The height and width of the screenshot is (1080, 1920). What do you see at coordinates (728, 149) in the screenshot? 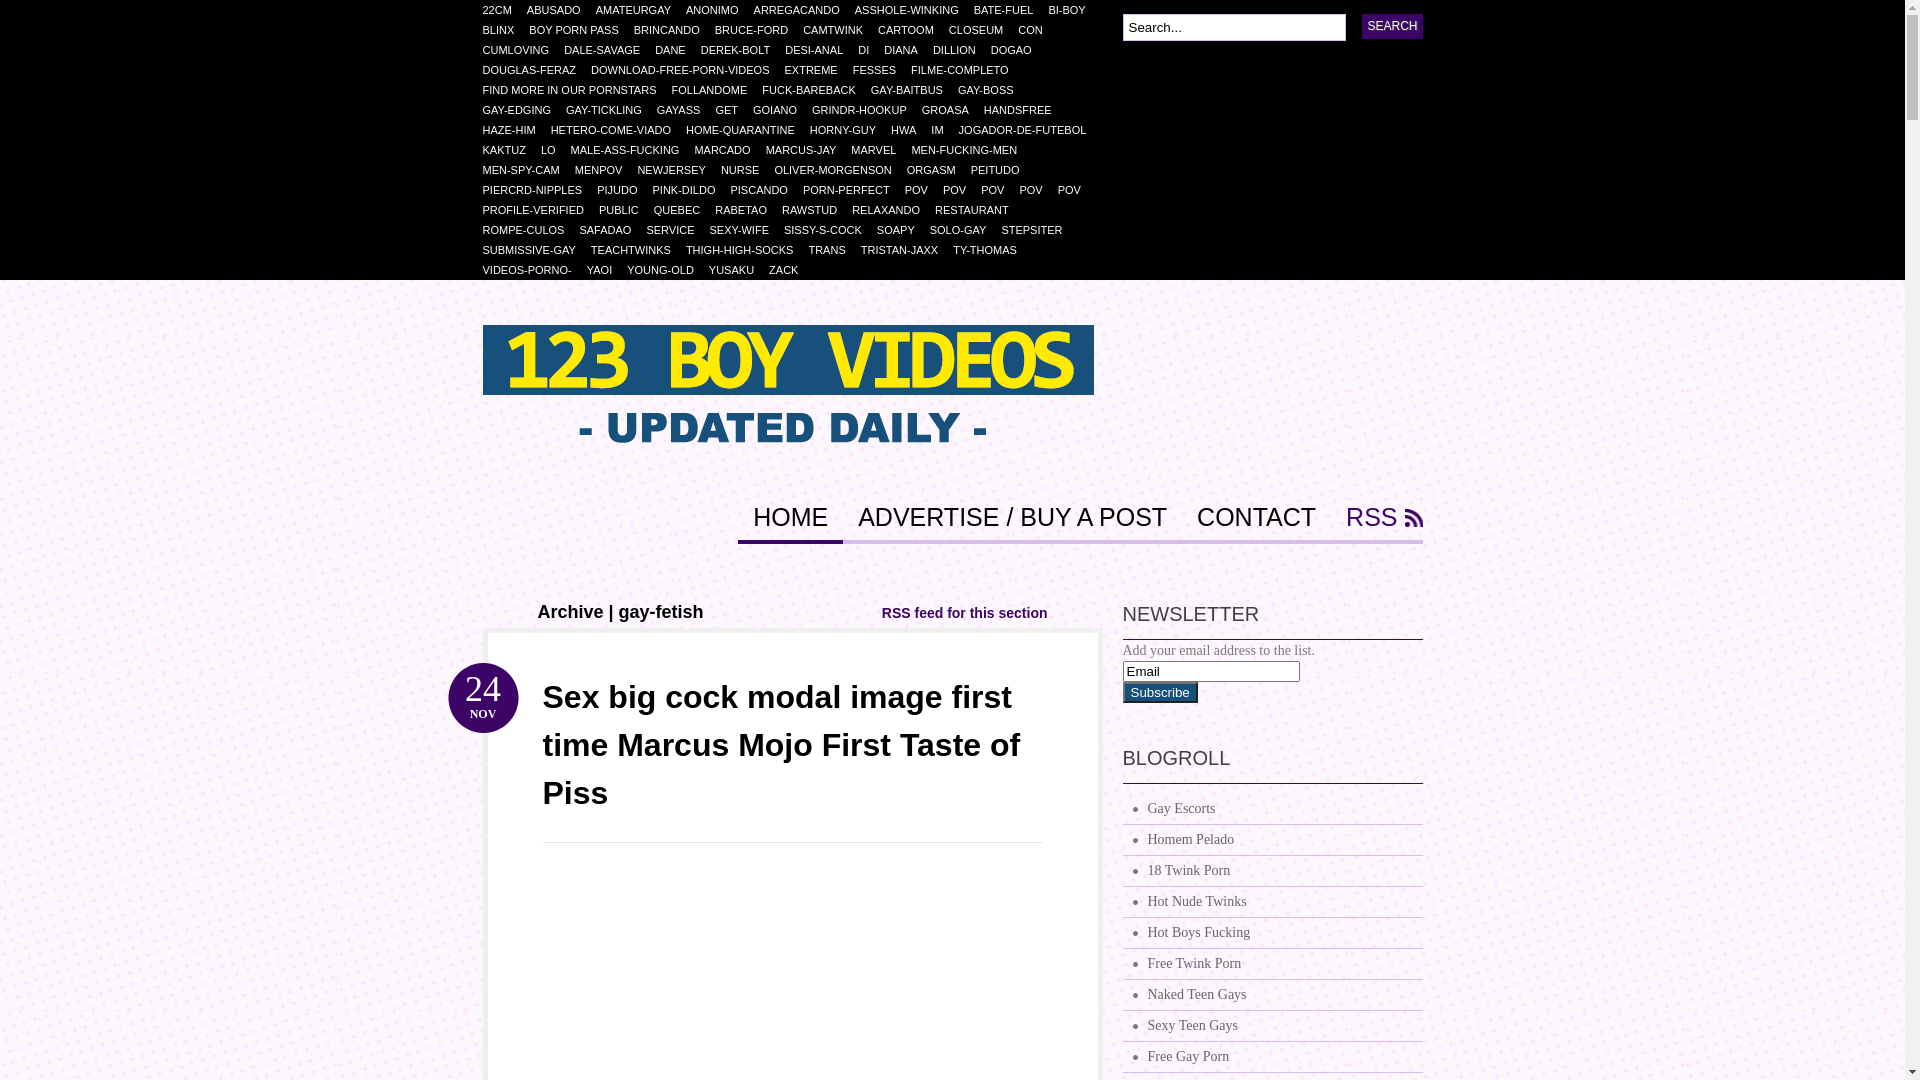
I see `'MARCADO'` at bounding box center [728, 149].